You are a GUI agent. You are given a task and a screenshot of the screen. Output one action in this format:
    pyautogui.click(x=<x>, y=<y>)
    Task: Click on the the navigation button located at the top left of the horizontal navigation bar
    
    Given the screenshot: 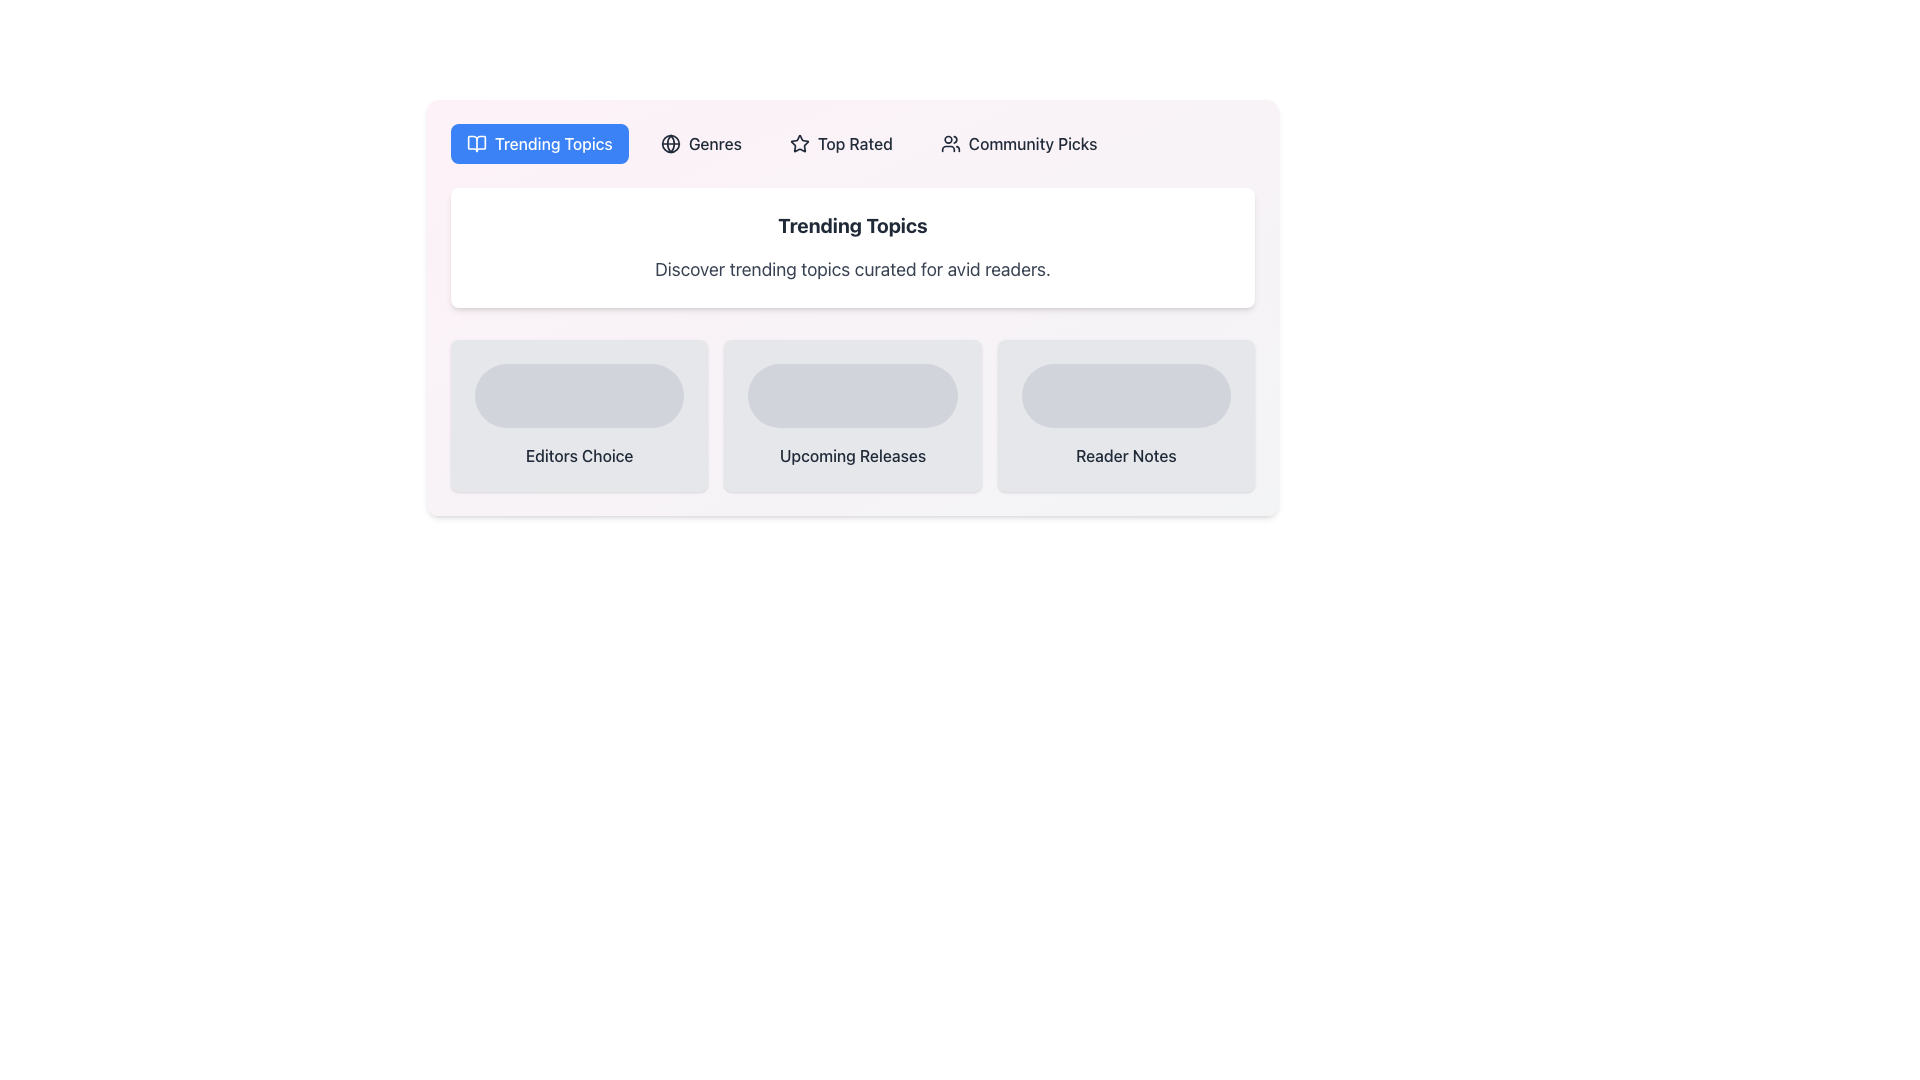 What is the action you would take?
    pyautogui.click(x=539, y=142)
    